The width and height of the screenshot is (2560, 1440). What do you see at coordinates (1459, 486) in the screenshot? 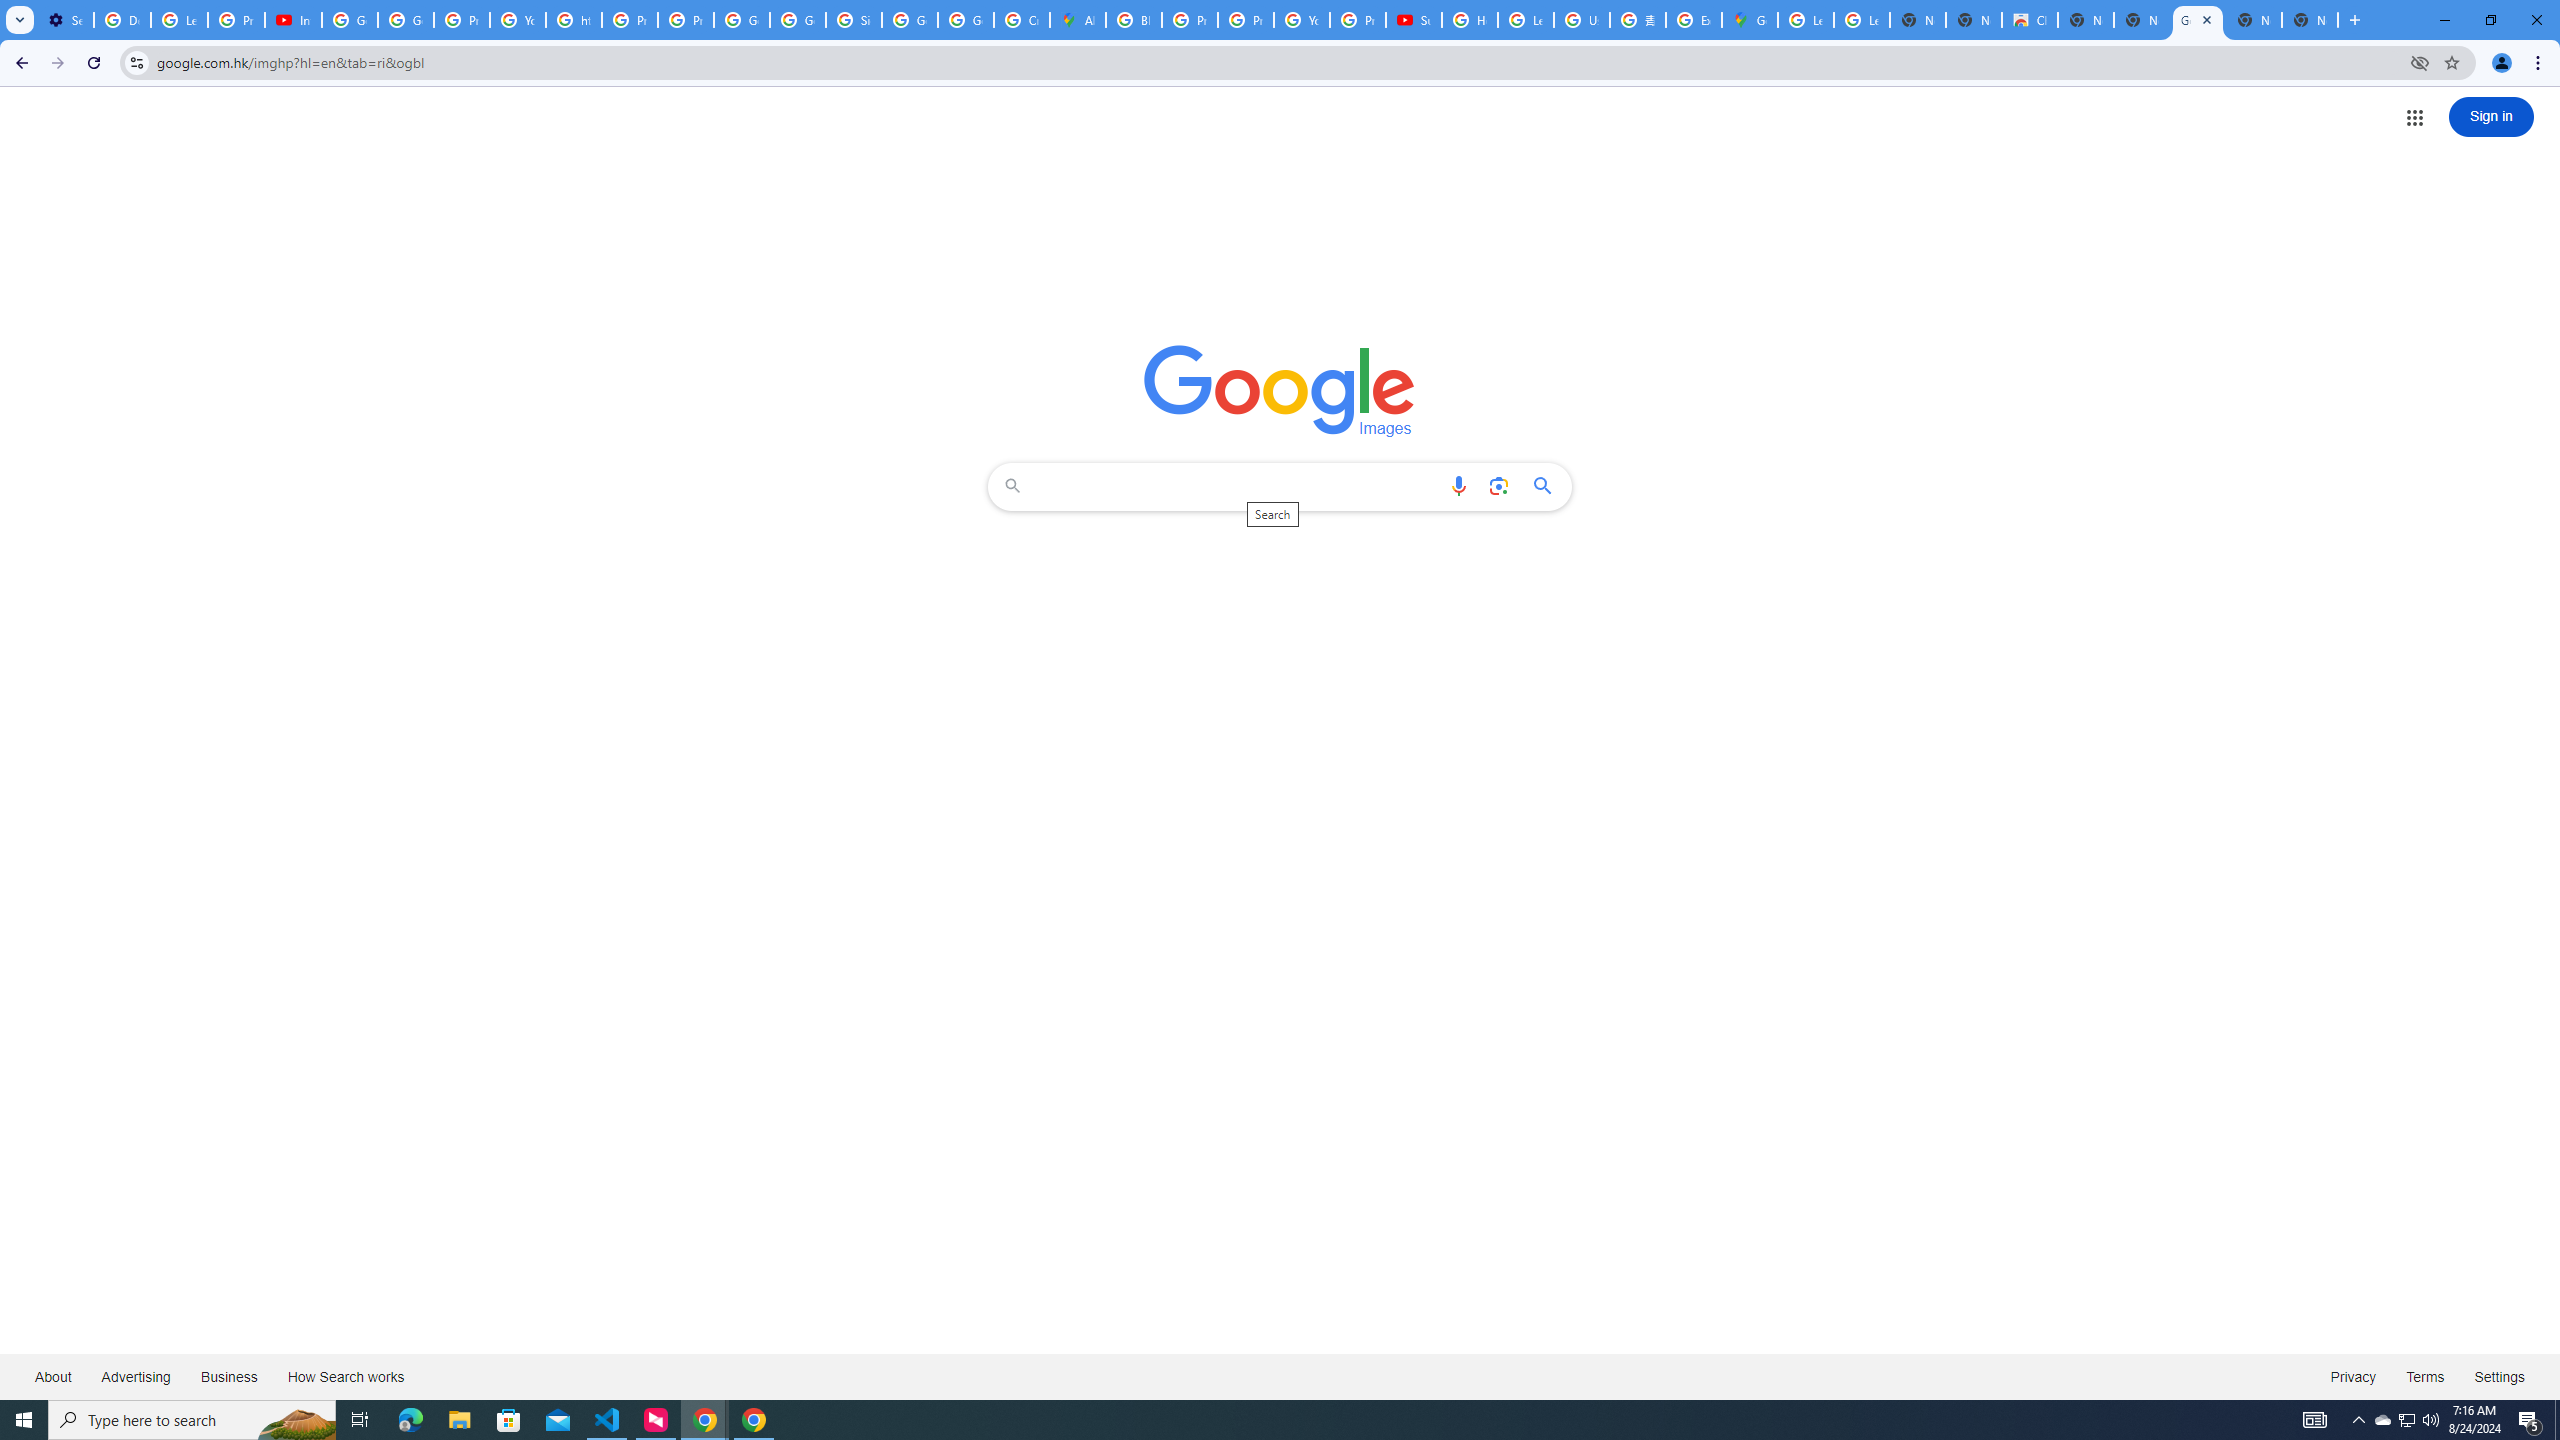
I see `'Search by voice'` at bounding box center [1459, 486].